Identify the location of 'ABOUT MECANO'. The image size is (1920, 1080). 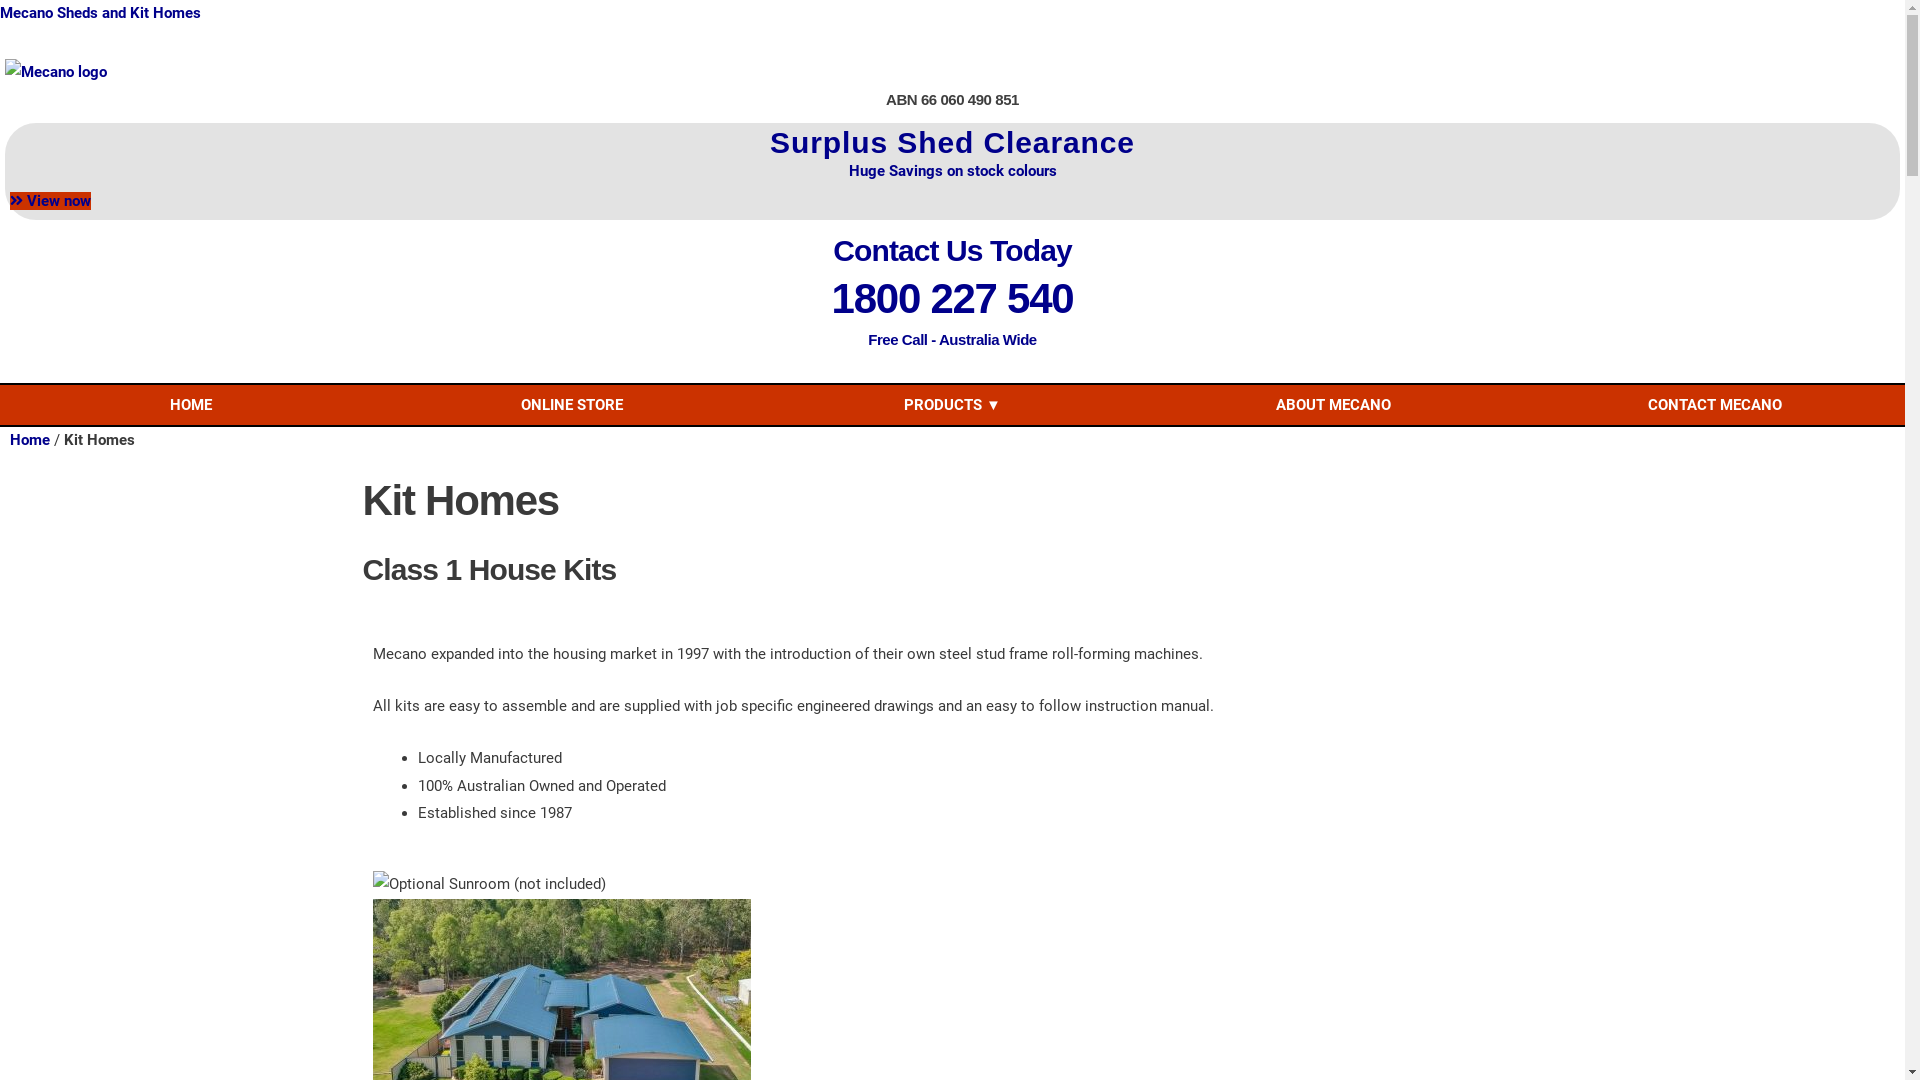
(1333, 405).